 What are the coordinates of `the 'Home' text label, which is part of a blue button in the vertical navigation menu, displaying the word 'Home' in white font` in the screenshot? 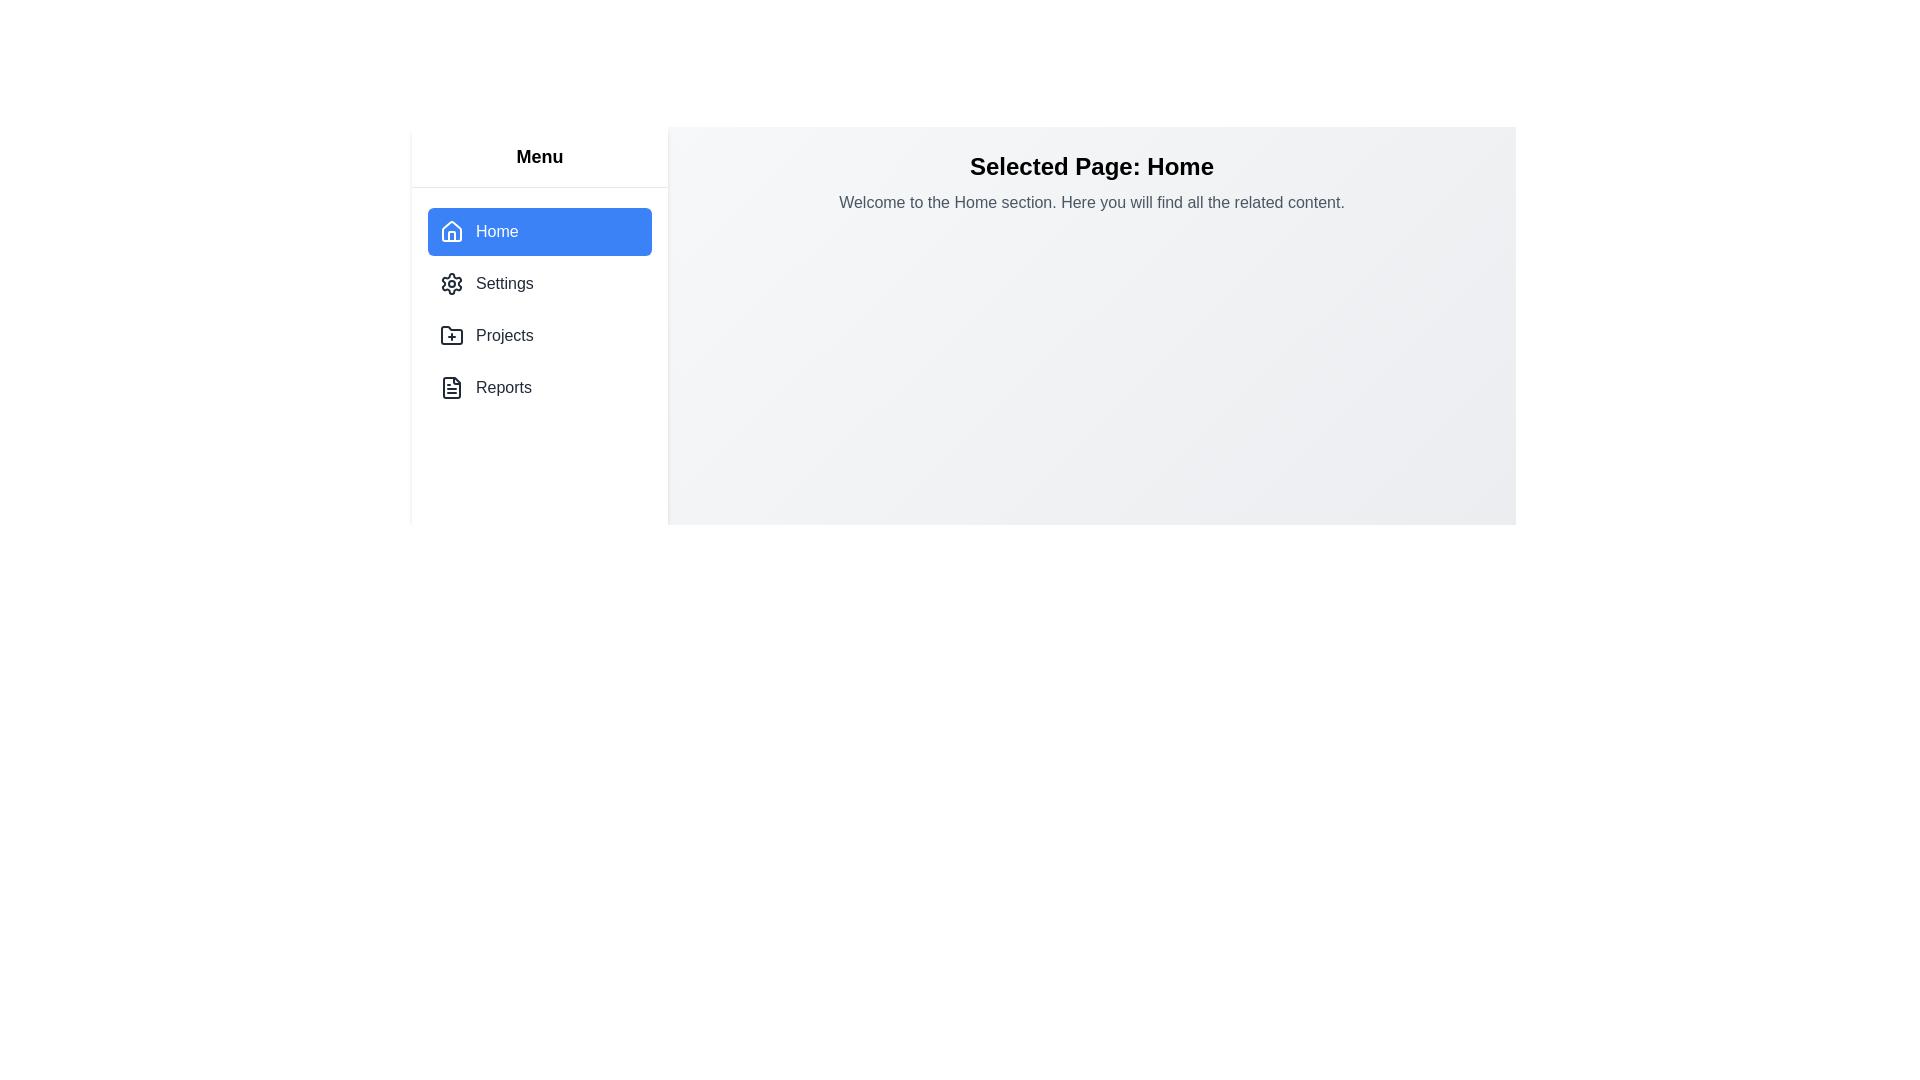 It's located at (497, 230).